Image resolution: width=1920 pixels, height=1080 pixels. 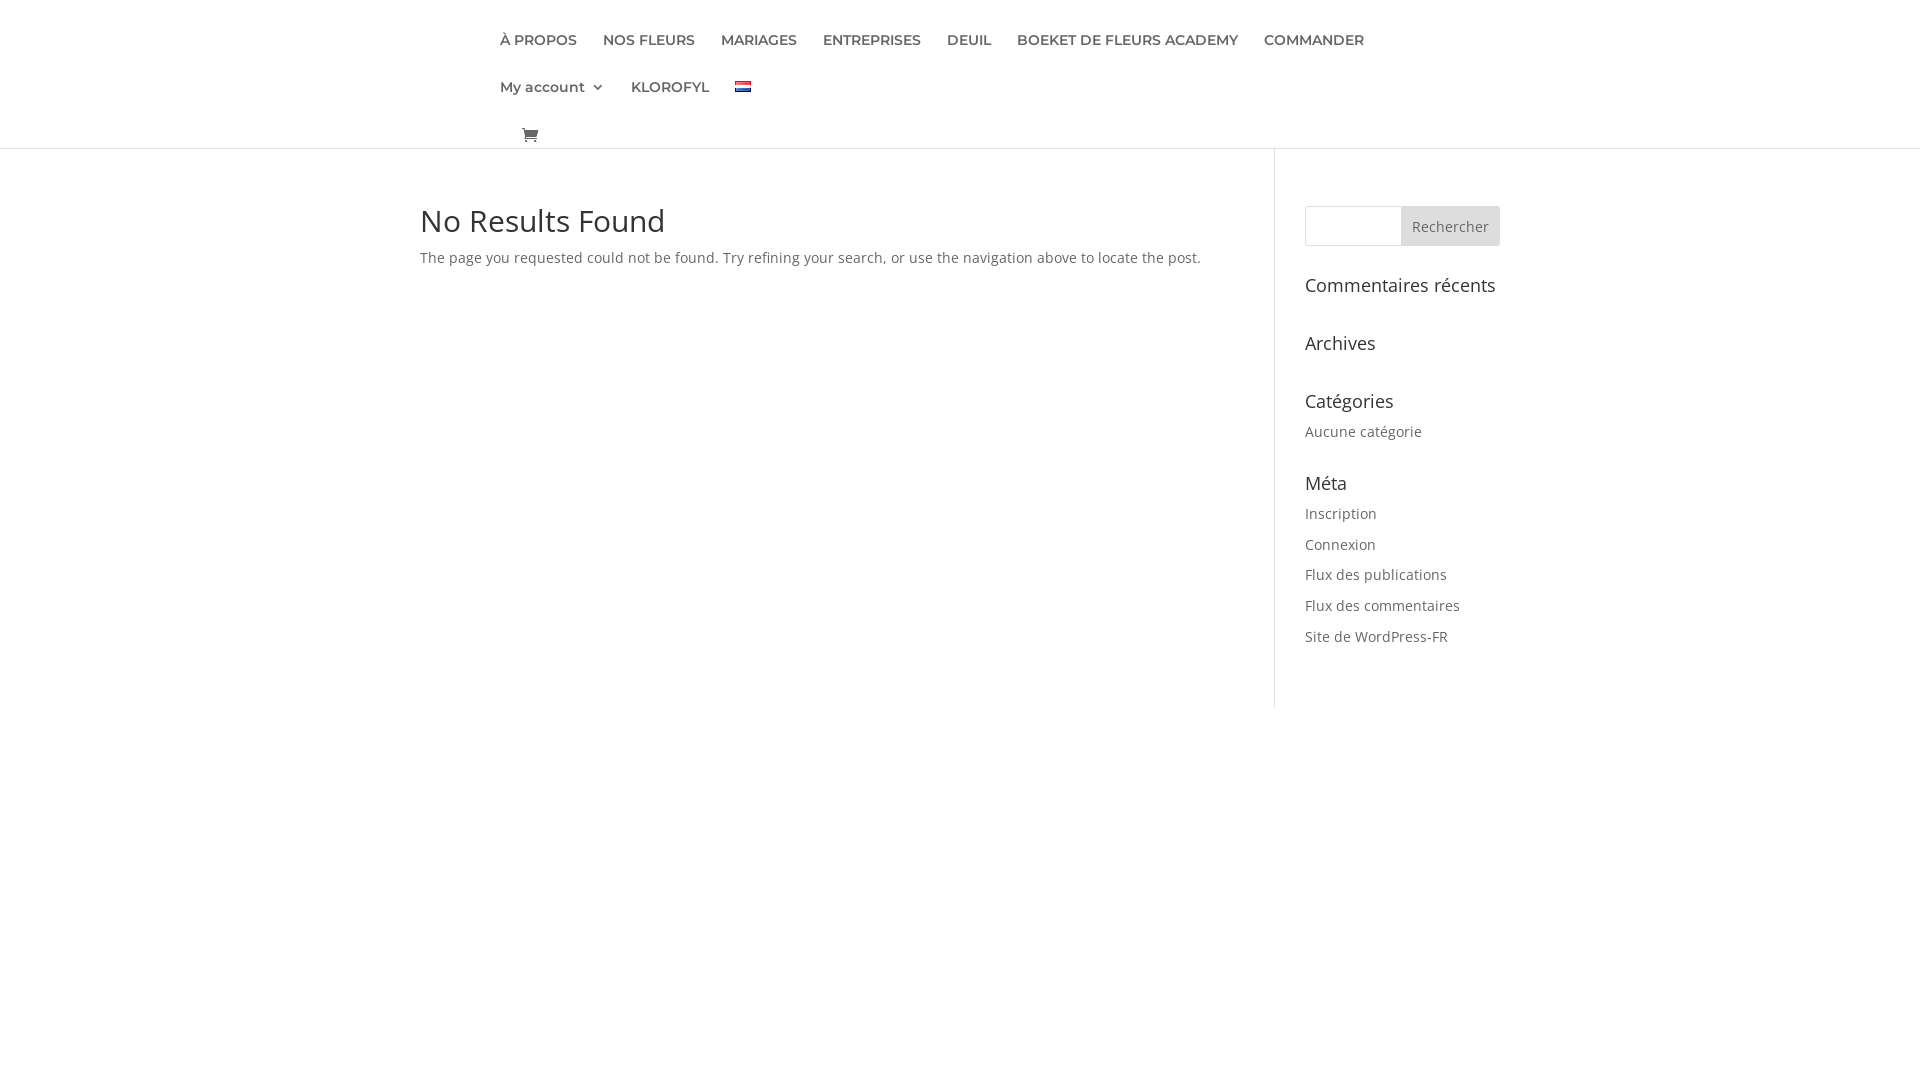 What do you see at coordinates (552, 103) in the screenshot?
I see `'My account'` at bounding box center [552, 103].